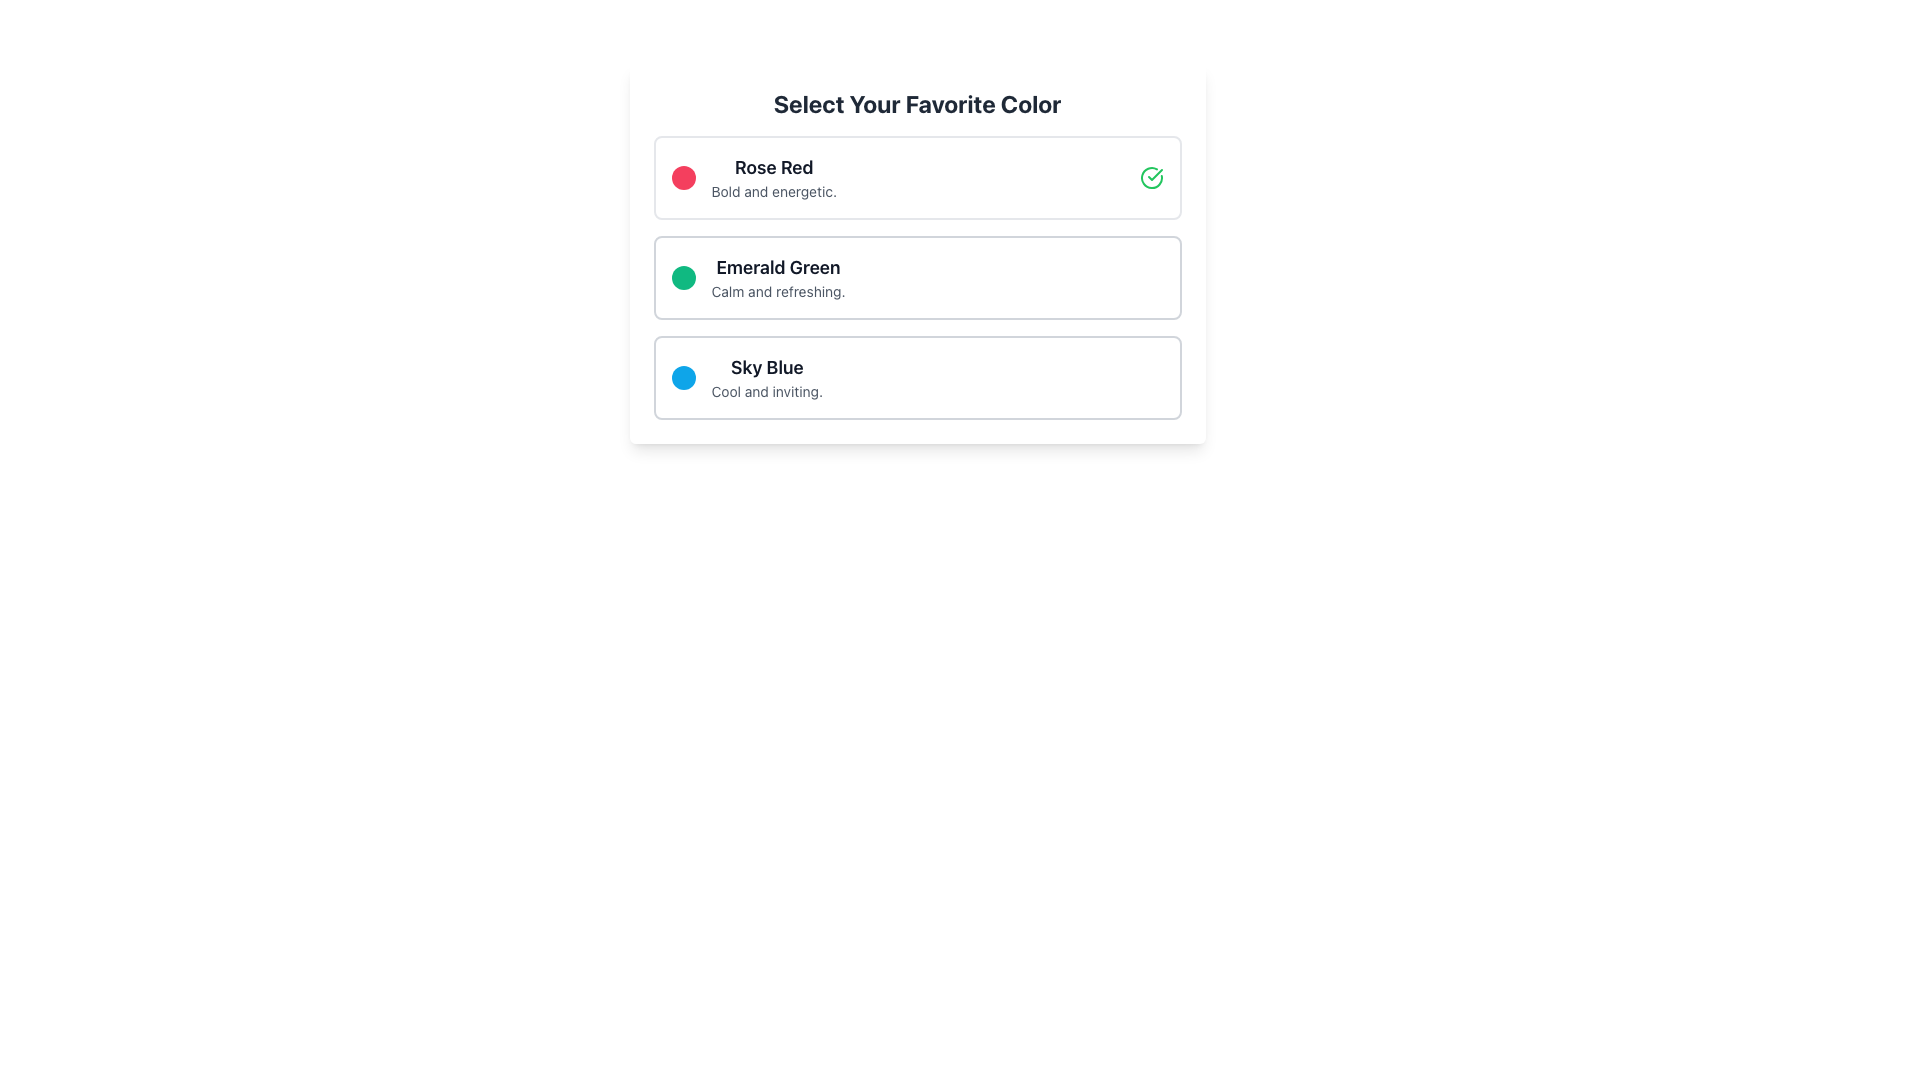 The image size is (1920, 1080). Describe the element at coordinates (766, 392) in the screenshot. I see `the Text Label that provides supplementary descriptive information for the choice labeled 'Sky Blue', located in the third item of the list` at that location.